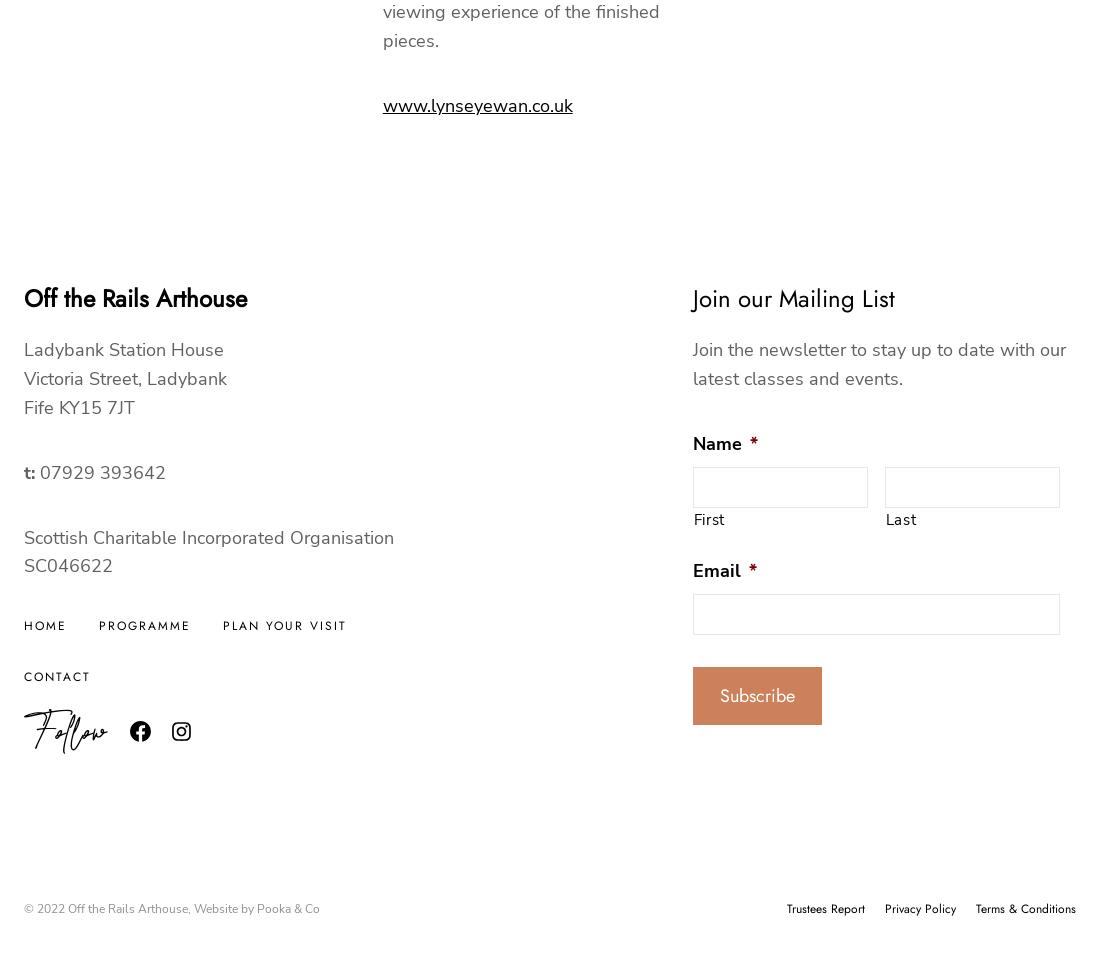 This screenshot has height=960, width=1100. What do you see at coordinates (877, 363) in the screenshot?
I see `'Join the newsletter to stay up to date with our latest classes and events.'` at bounding box center [877, 363].